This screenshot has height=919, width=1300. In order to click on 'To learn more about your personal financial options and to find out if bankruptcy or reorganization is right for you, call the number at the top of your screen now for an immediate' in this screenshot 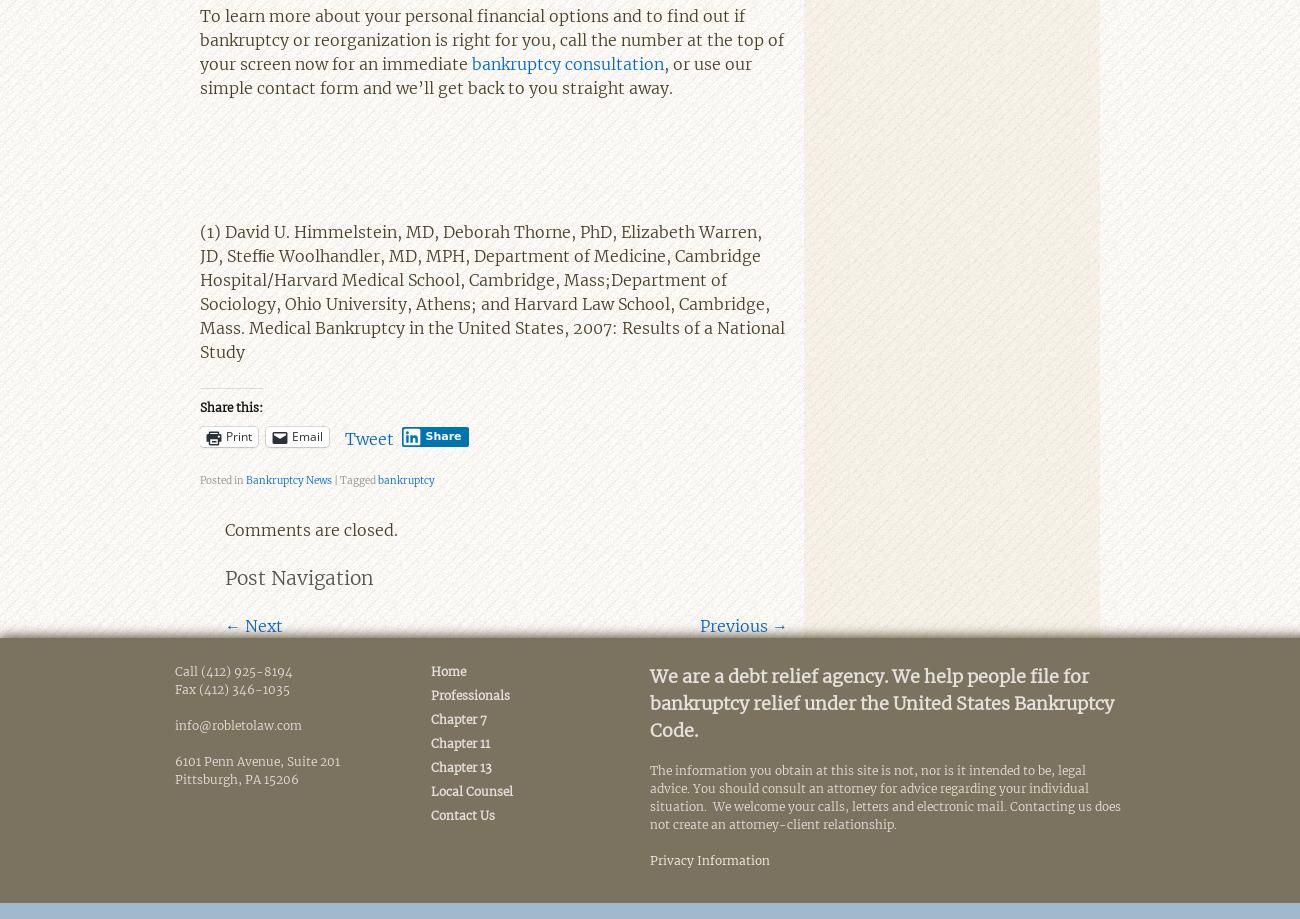, I will do `click(492, 38)`.